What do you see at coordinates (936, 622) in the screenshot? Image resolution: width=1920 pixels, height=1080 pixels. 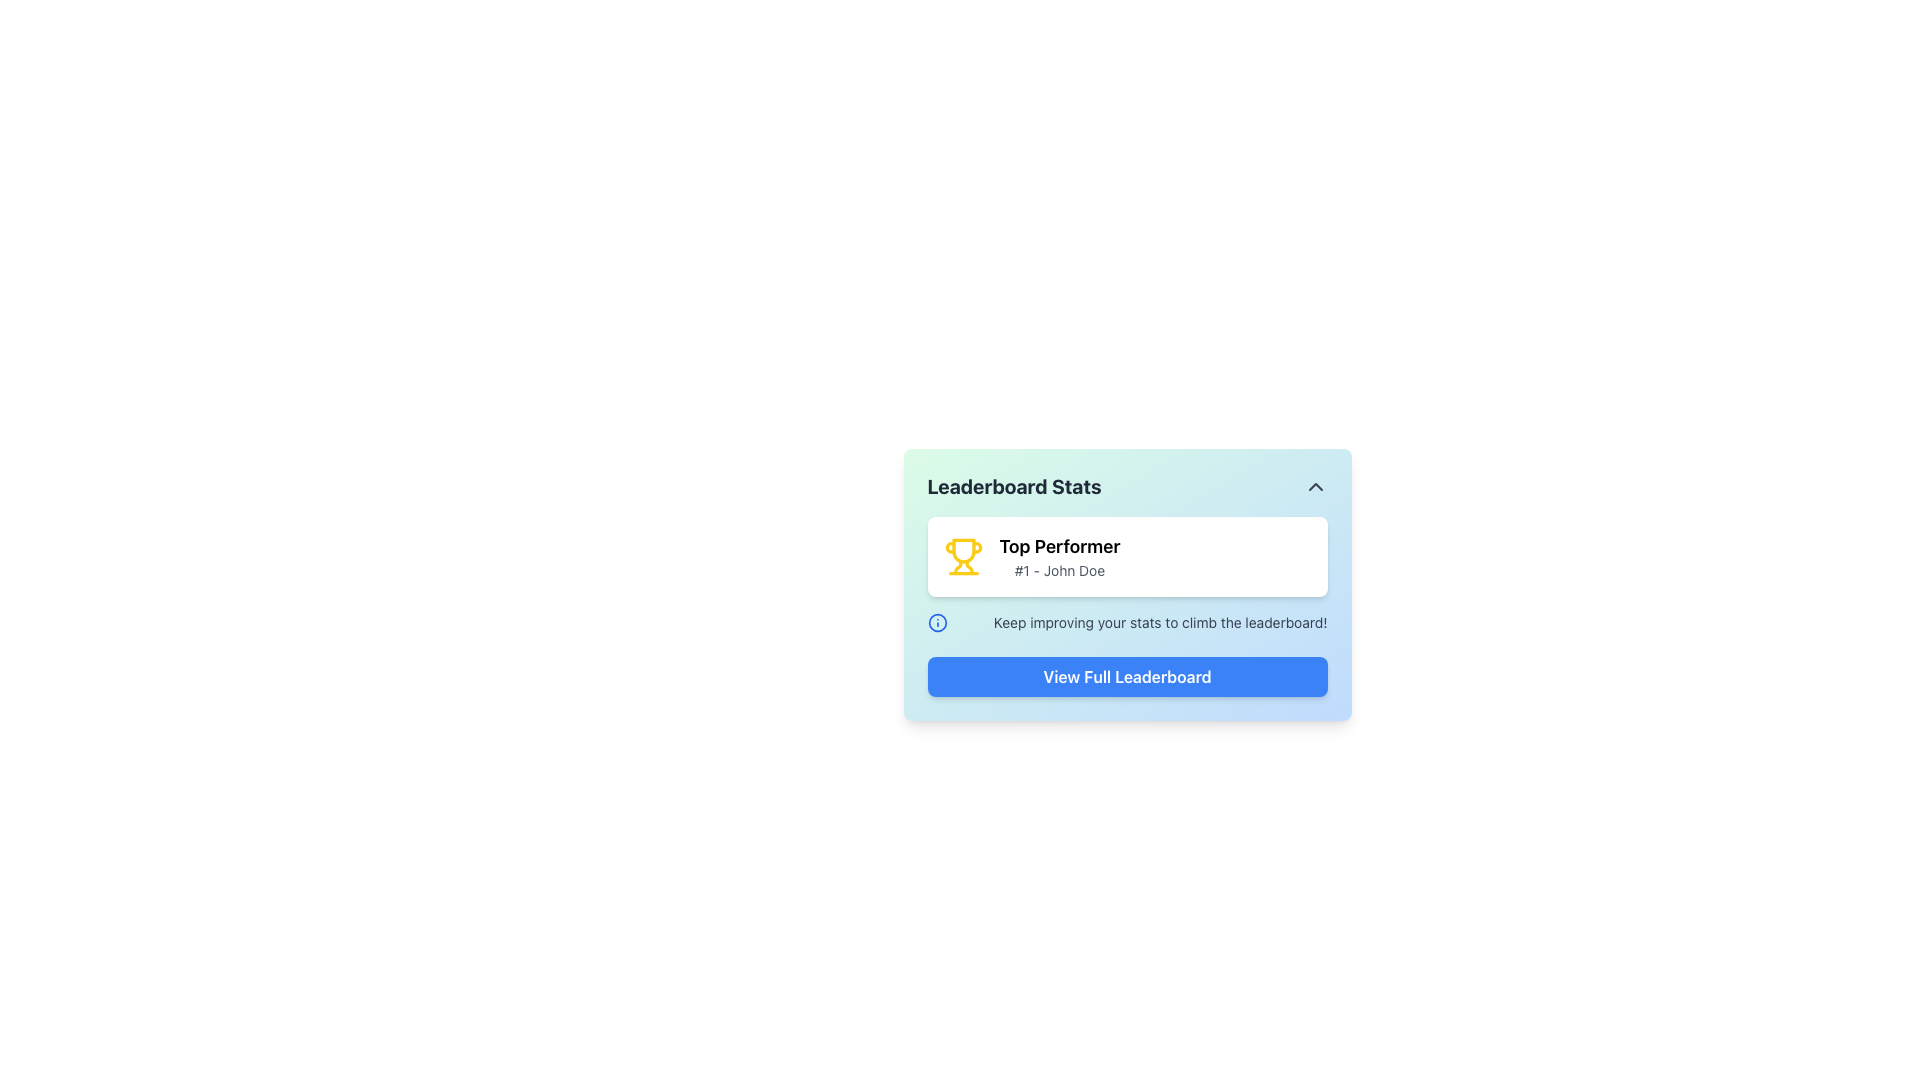 I see `the 'info' icon graphic element located adjacent to the text 'Keep improving your stats to climb the leaderboard!' in the bottom-left corner of the leaderboard card` at bounding box center [936, 622].